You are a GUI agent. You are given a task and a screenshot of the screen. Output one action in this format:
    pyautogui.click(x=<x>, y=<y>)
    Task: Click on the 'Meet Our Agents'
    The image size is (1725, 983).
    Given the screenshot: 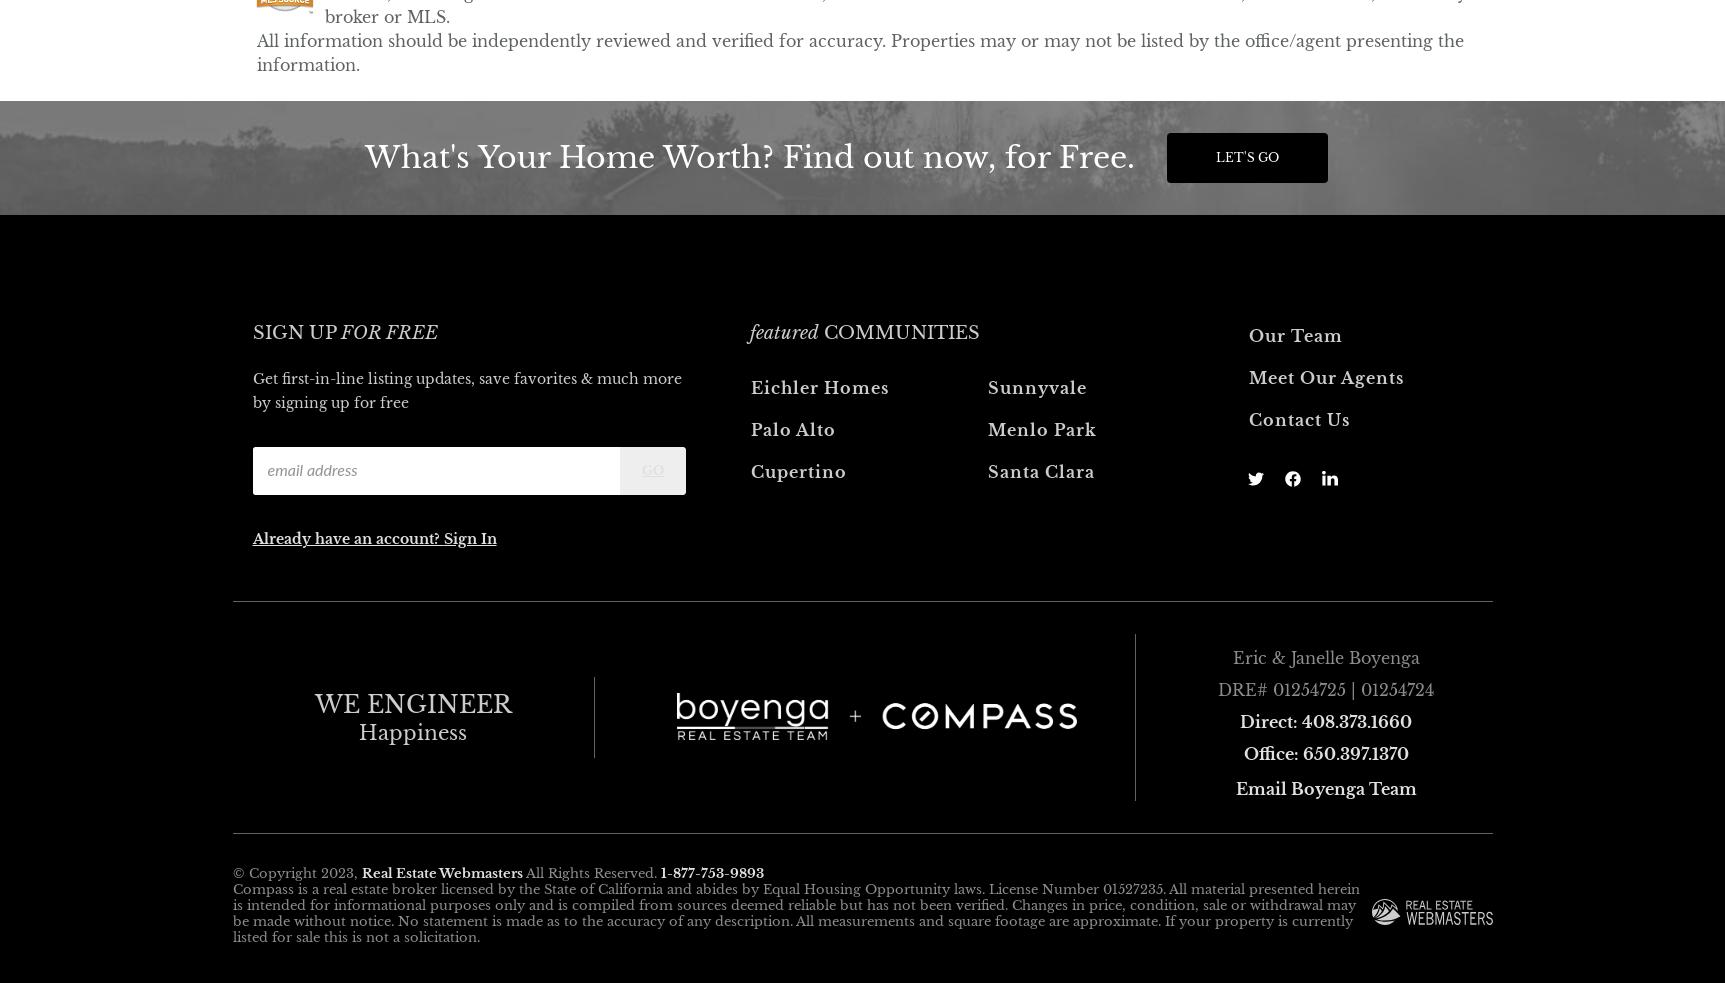 What is the action you would take?
    pyautogui.click(x=1325, y=376)
    